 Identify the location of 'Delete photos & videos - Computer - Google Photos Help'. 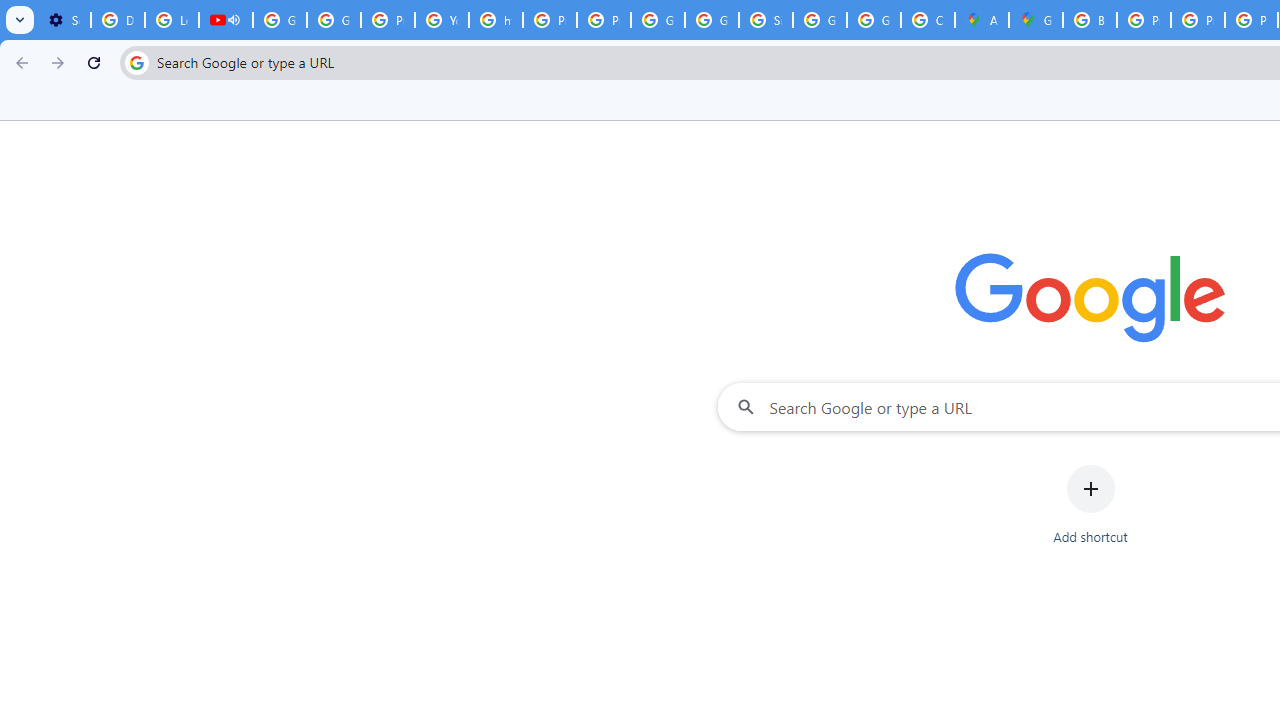
(116, 20).